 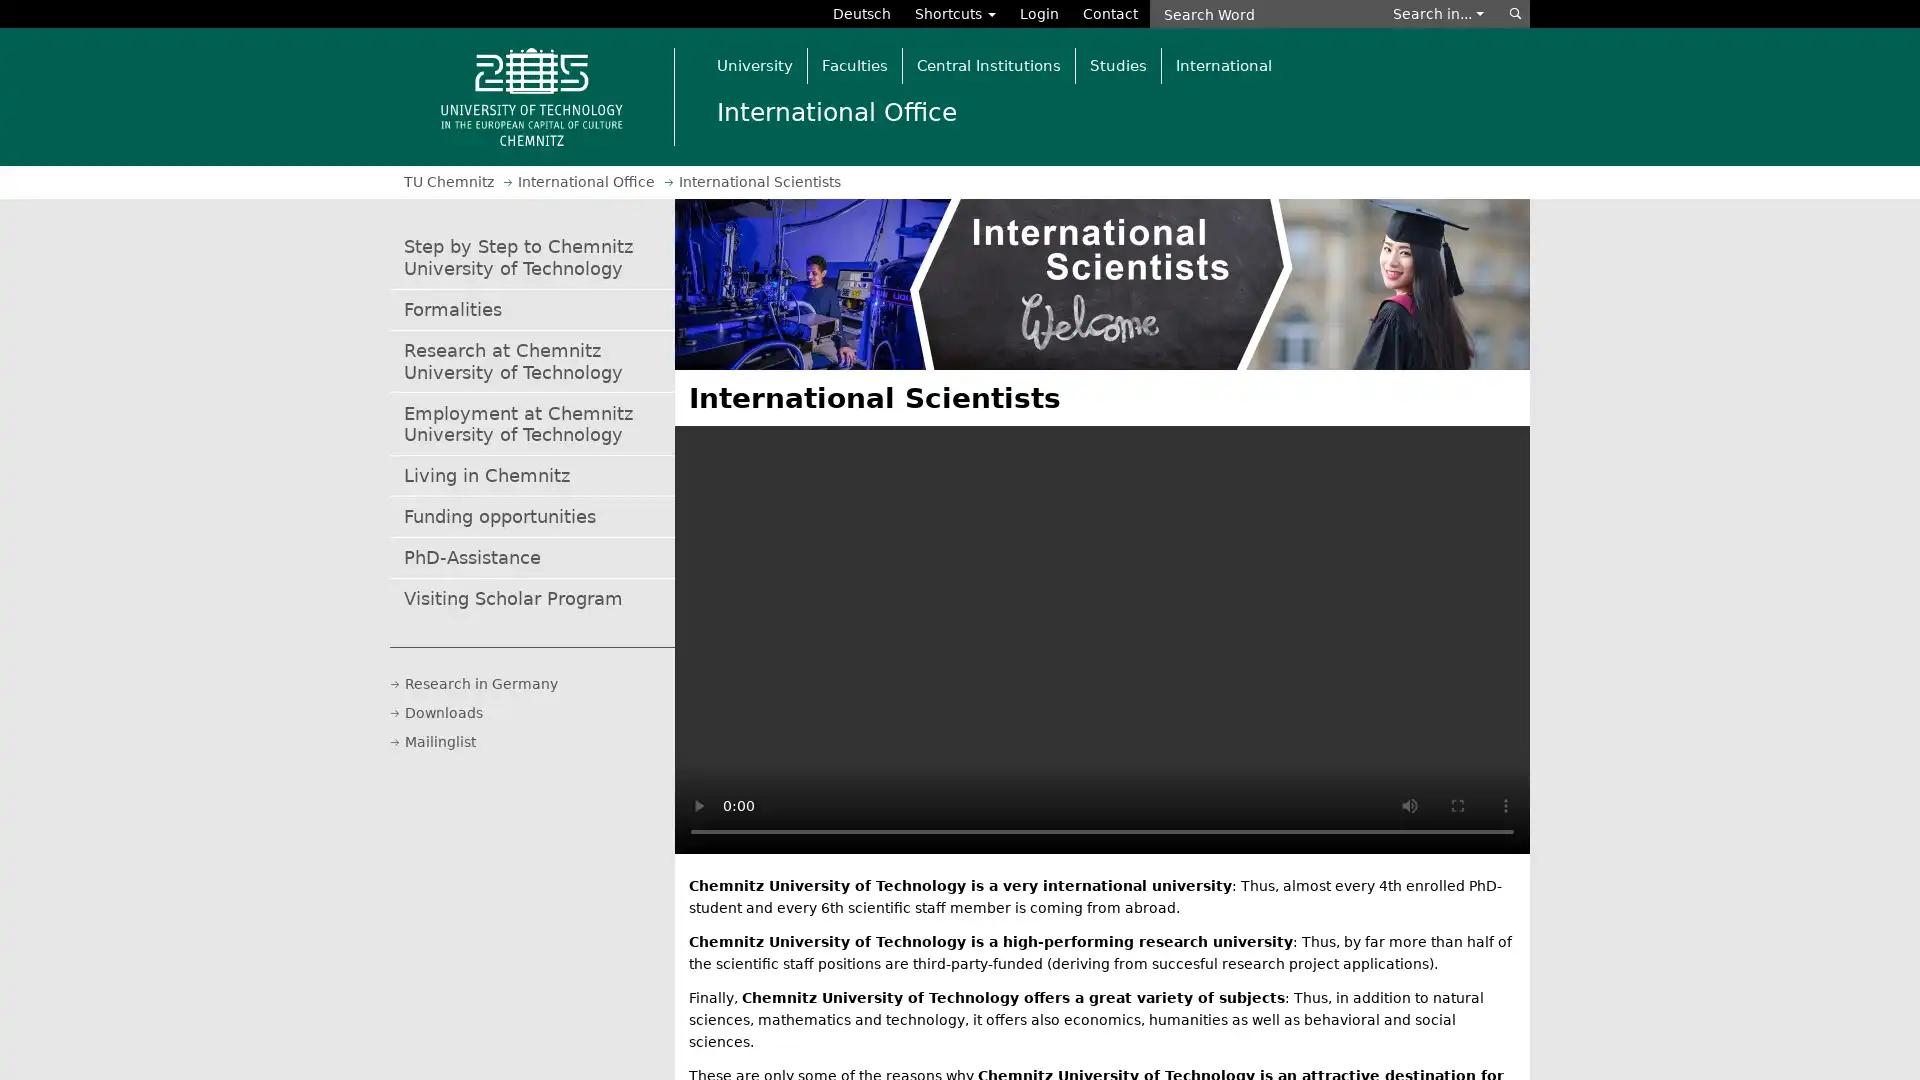 I want to click on Faculties, so click(x=854, y=64).